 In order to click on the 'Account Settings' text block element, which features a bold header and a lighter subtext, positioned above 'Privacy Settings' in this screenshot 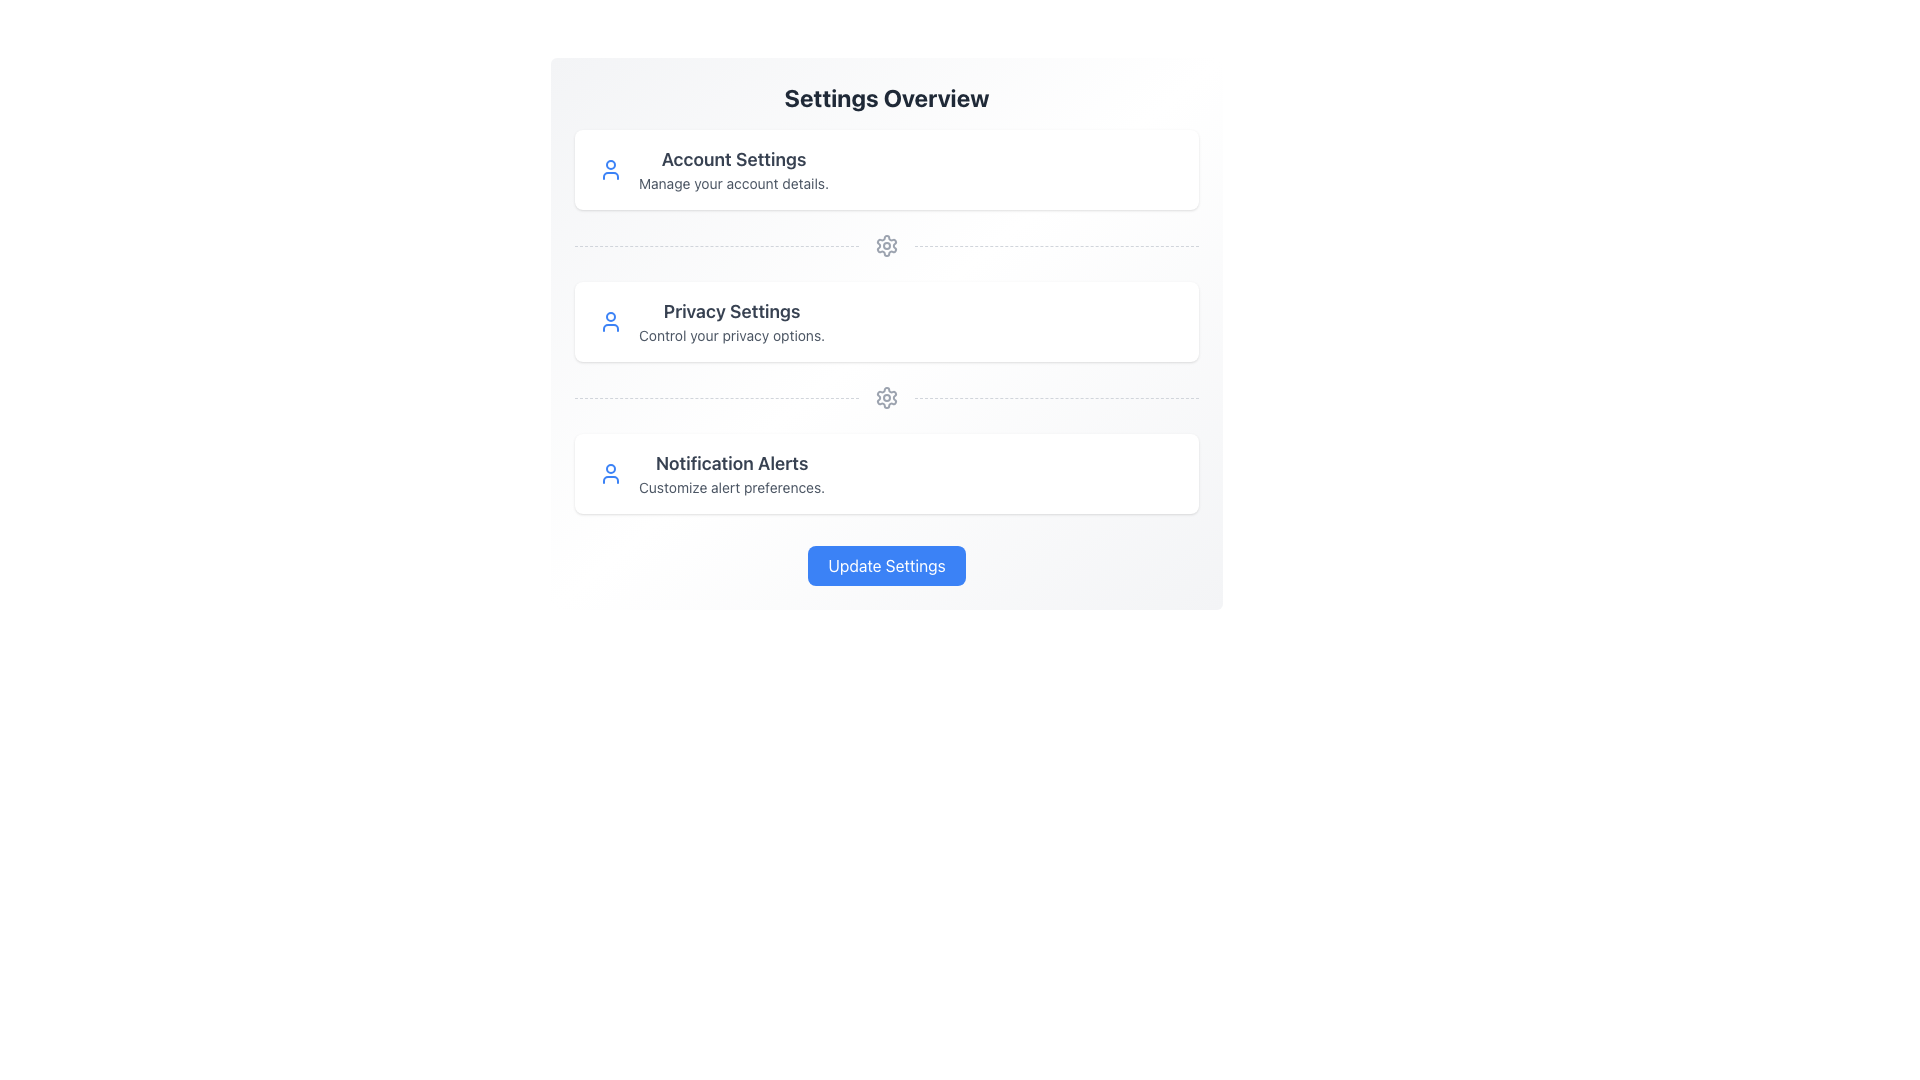, I will do `click(733, 168)`.